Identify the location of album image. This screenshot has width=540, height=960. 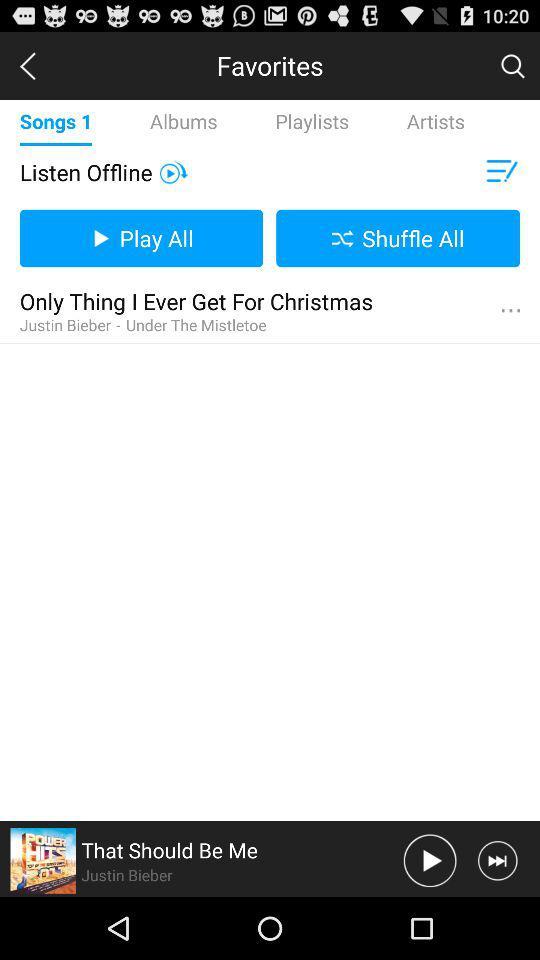
(43, 859).